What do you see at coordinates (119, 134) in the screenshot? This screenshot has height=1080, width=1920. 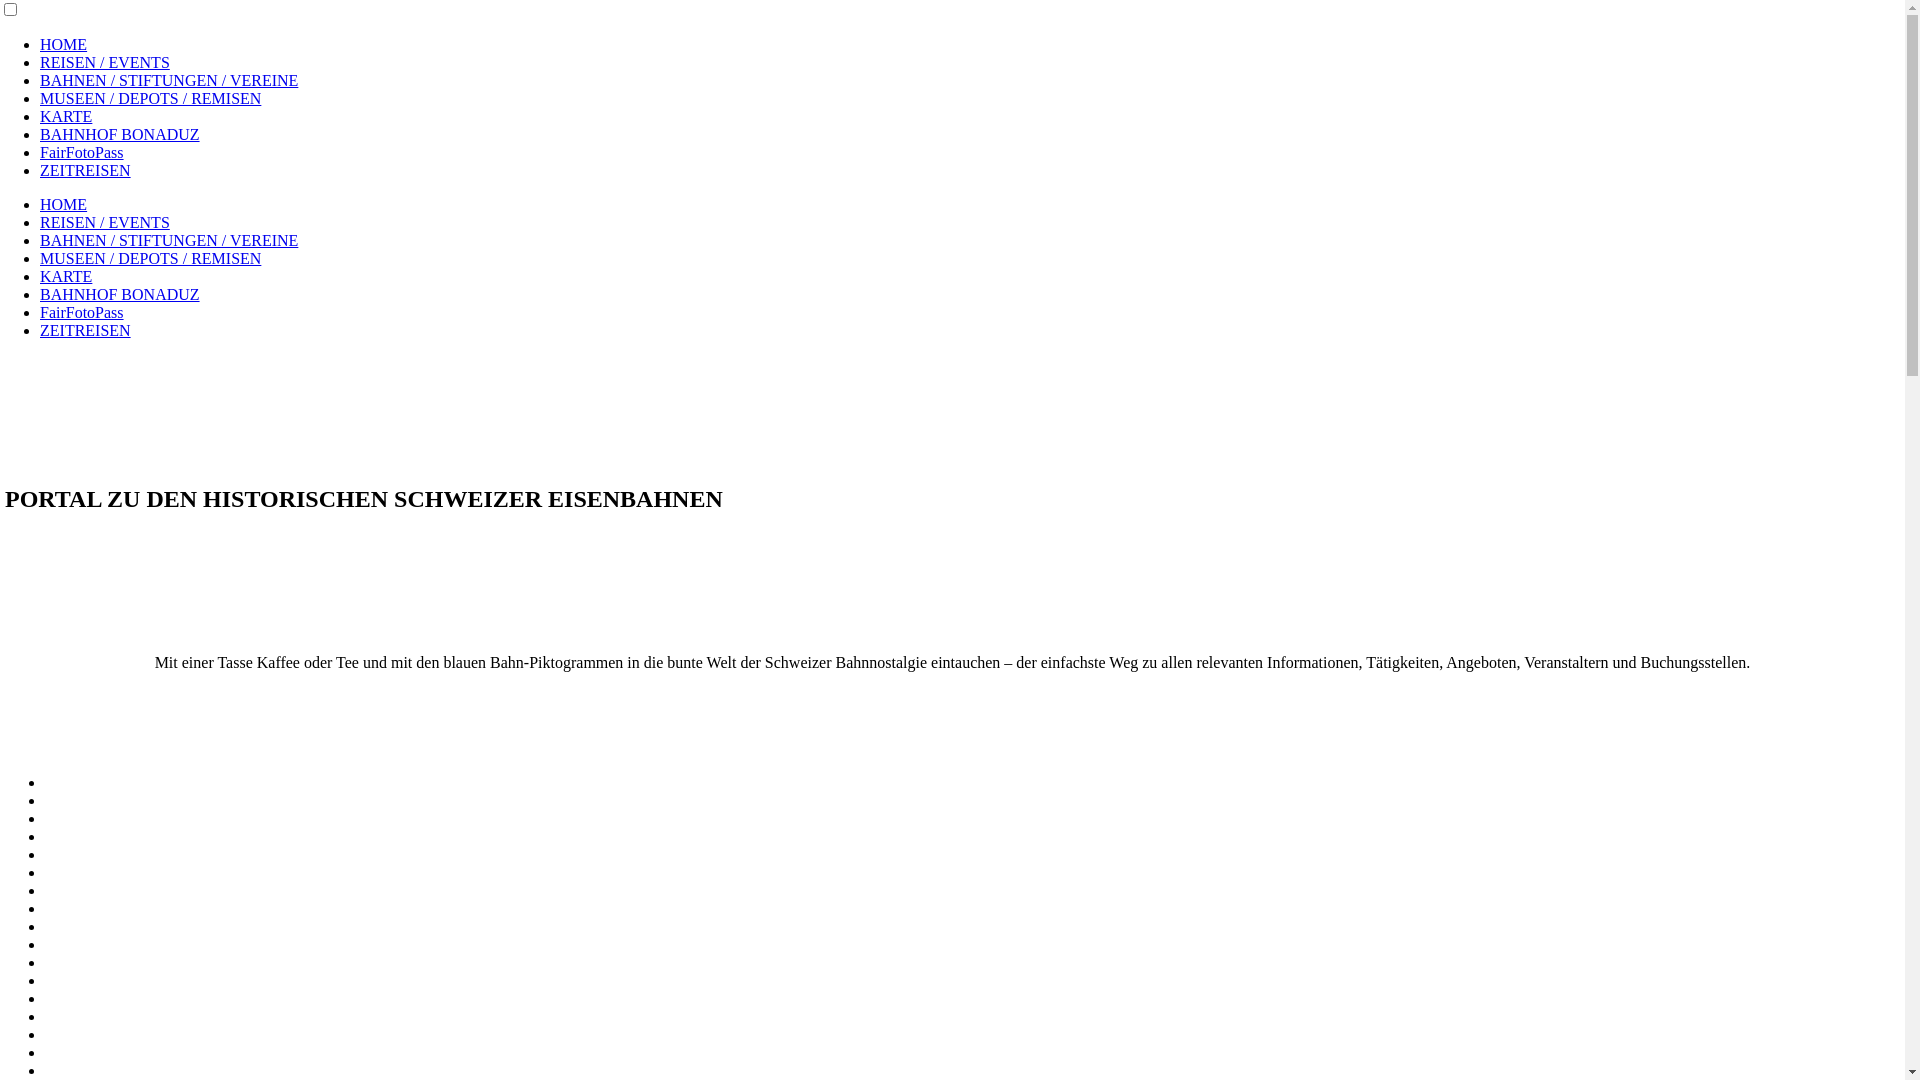 I see `'BAHNHOF BONADUZ'` at bounding box center [119, 134].